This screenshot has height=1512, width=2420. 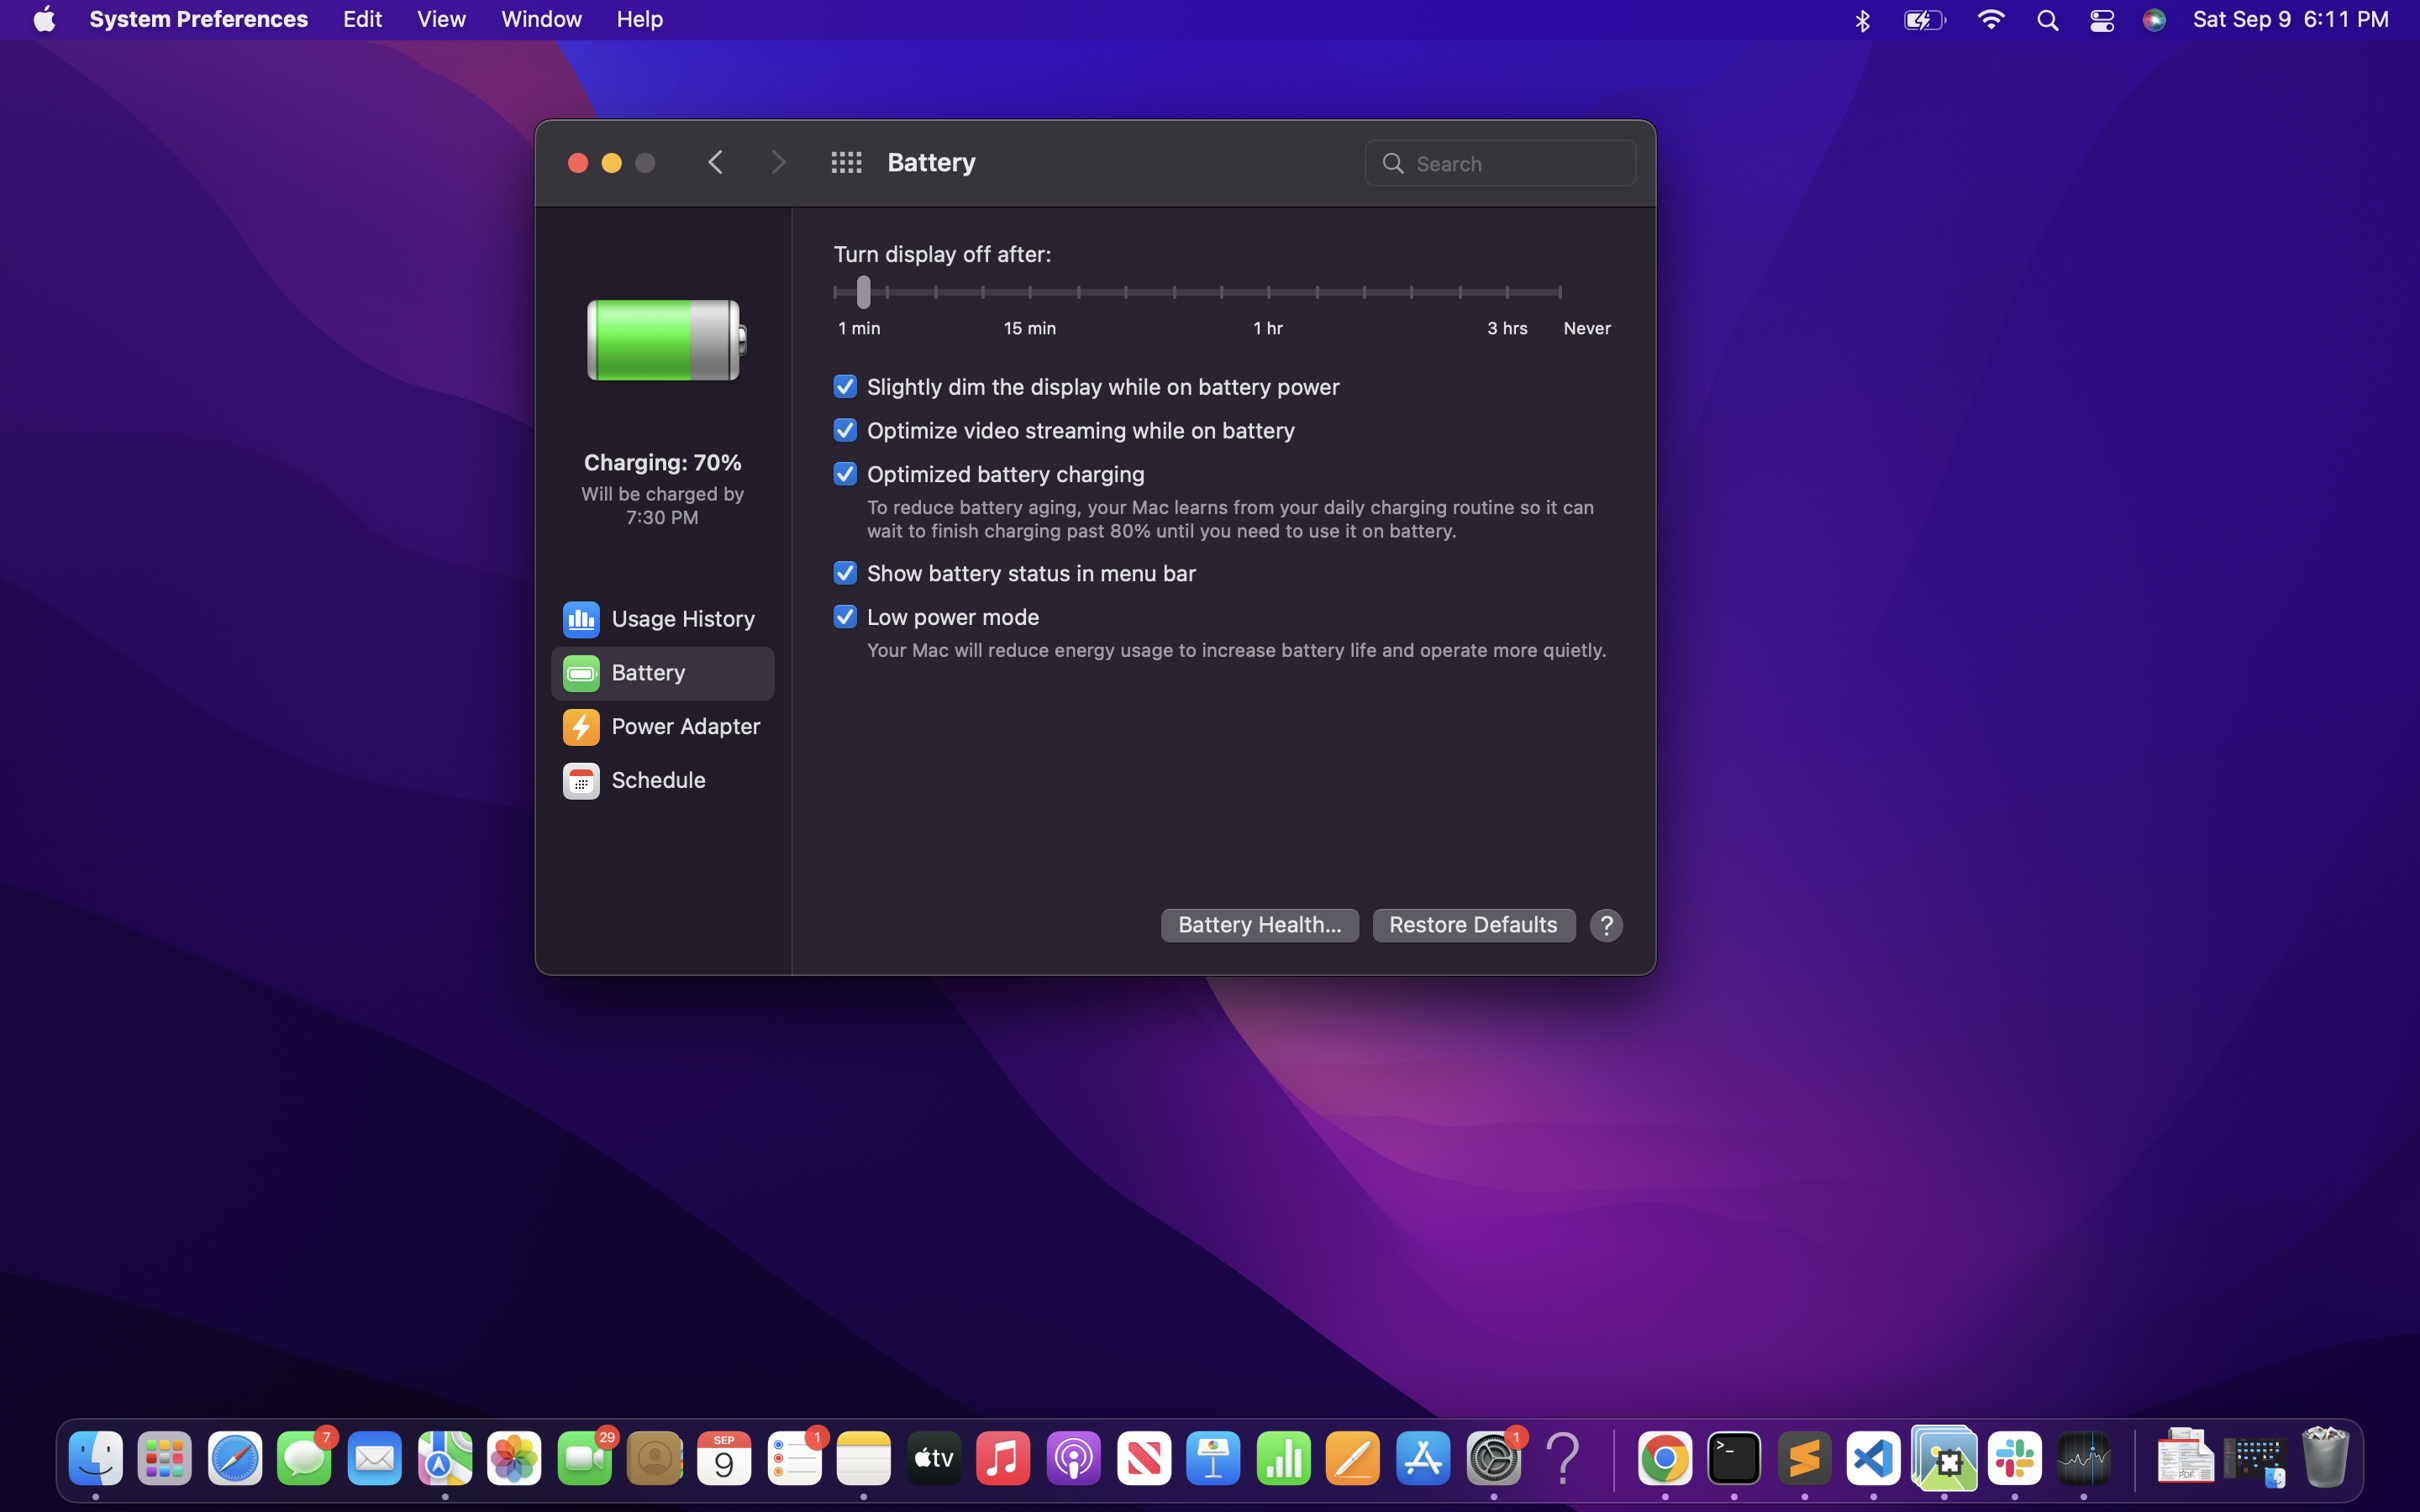 What do you see at coordinates (1497, 160) in the screenshot?
I see `Input "power adapter" into the search bar and hit enter` at bounding box center [1497, 160].